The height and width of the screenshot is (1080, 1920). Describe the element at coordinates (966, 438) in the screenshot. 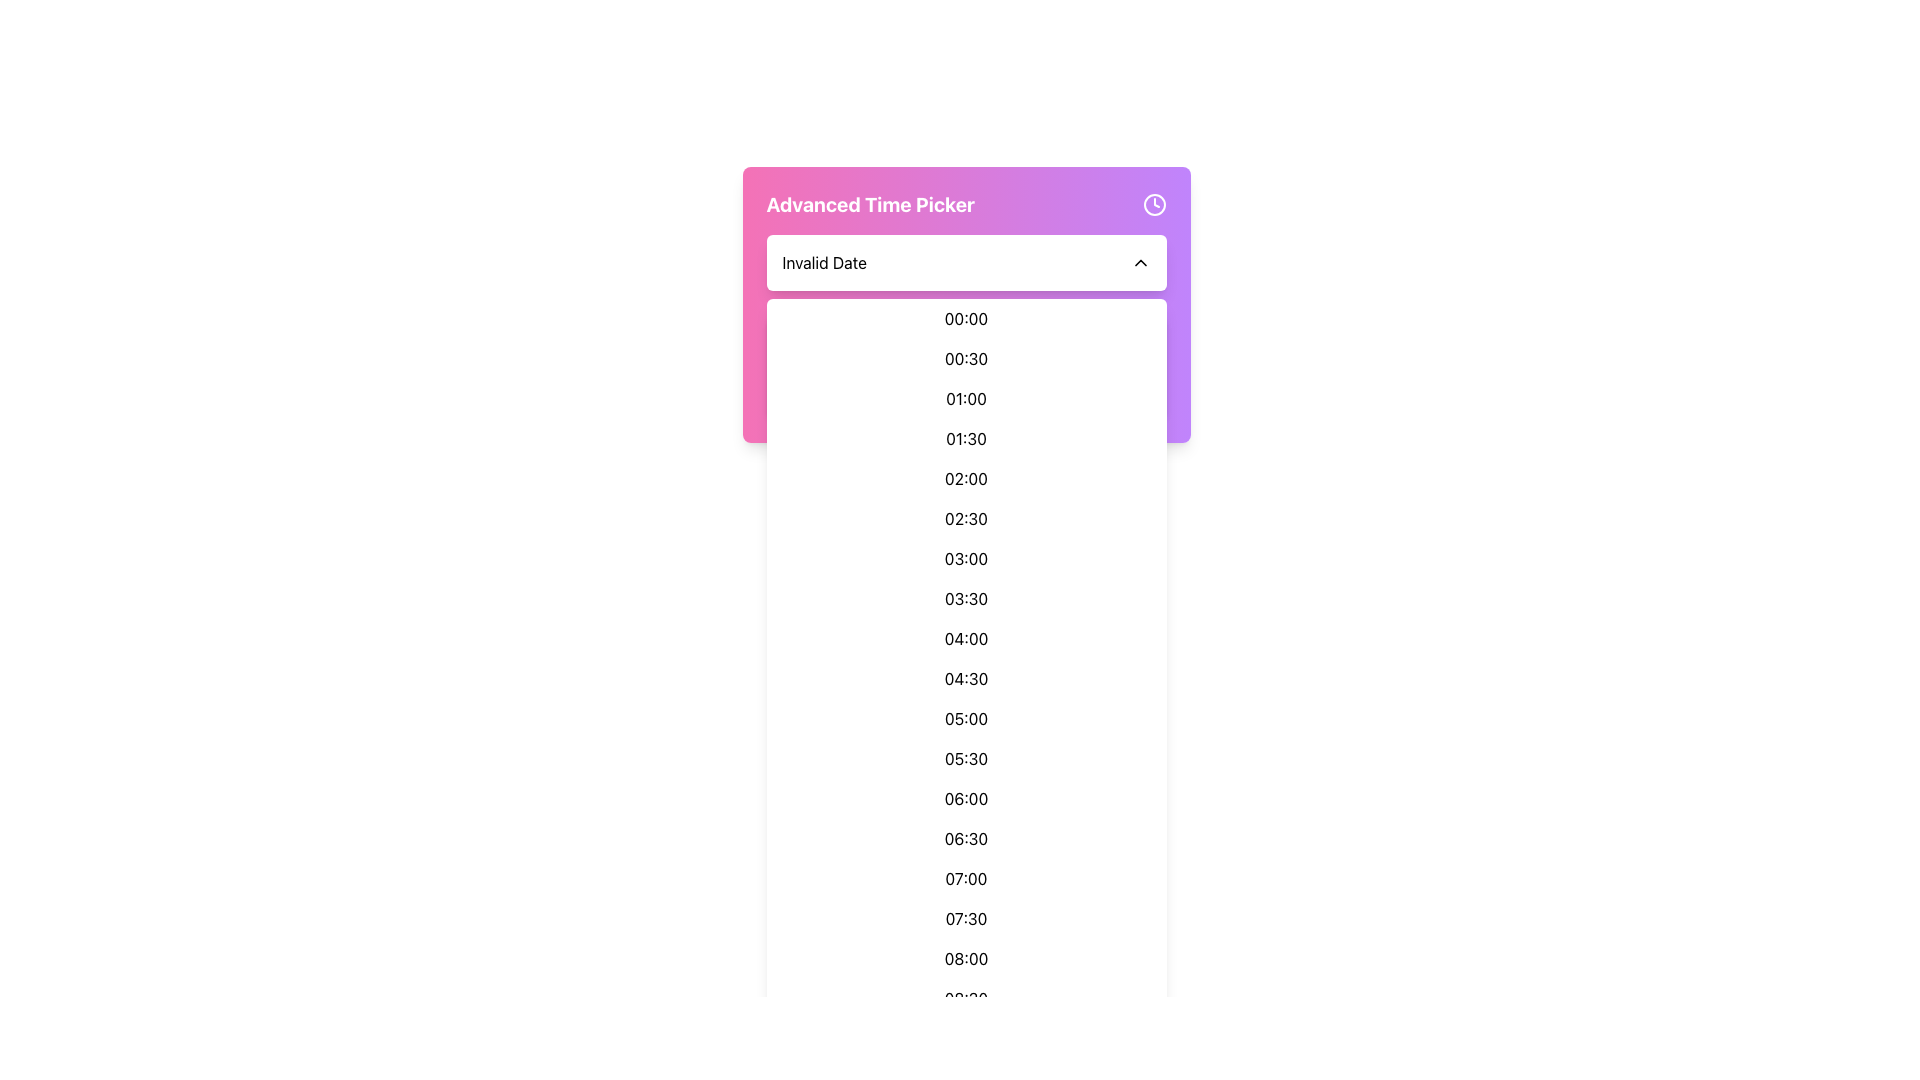

I see `the time entry labeled '01:30' in the dropdown menu under the 'Invalid Date' input field` at that location.